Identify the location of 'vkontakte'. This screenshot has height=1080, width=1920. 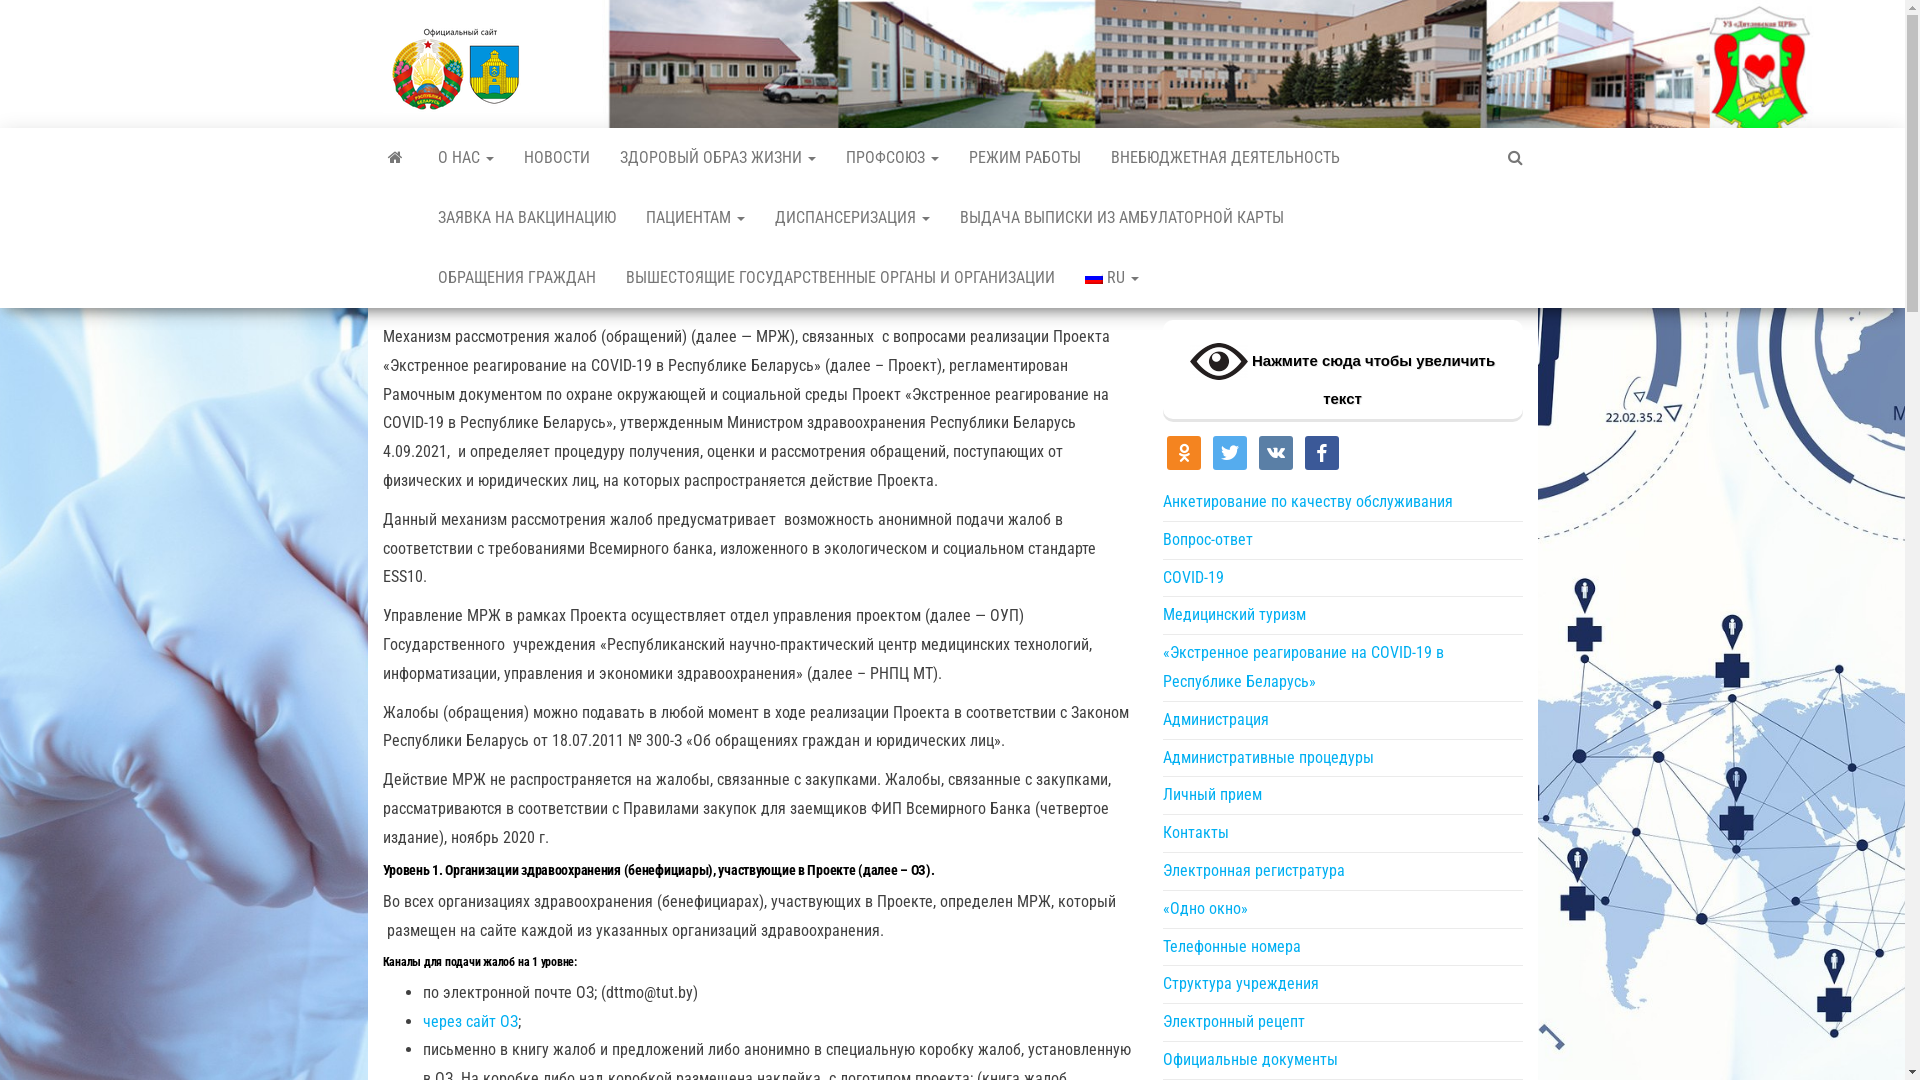
(1274, 451).